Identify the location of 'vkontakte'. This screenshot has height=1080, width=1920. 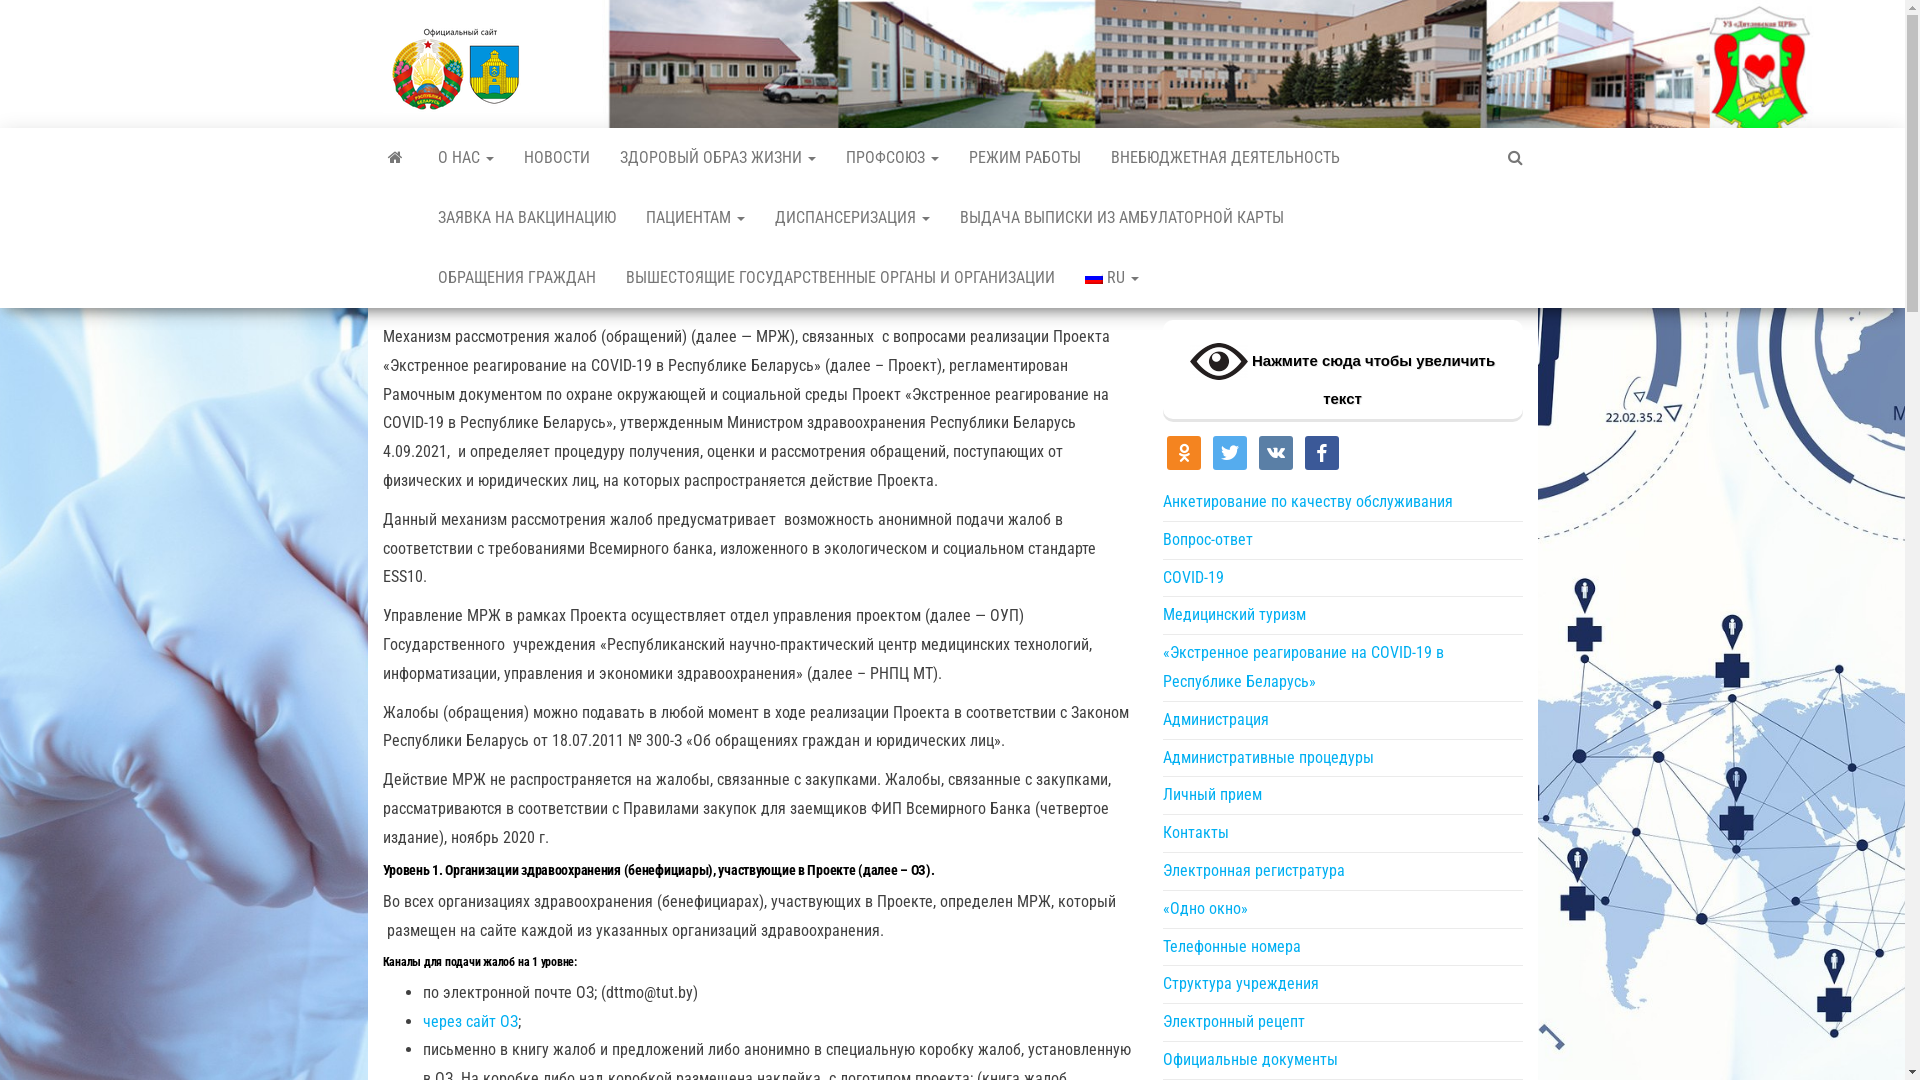
(1274, 451).